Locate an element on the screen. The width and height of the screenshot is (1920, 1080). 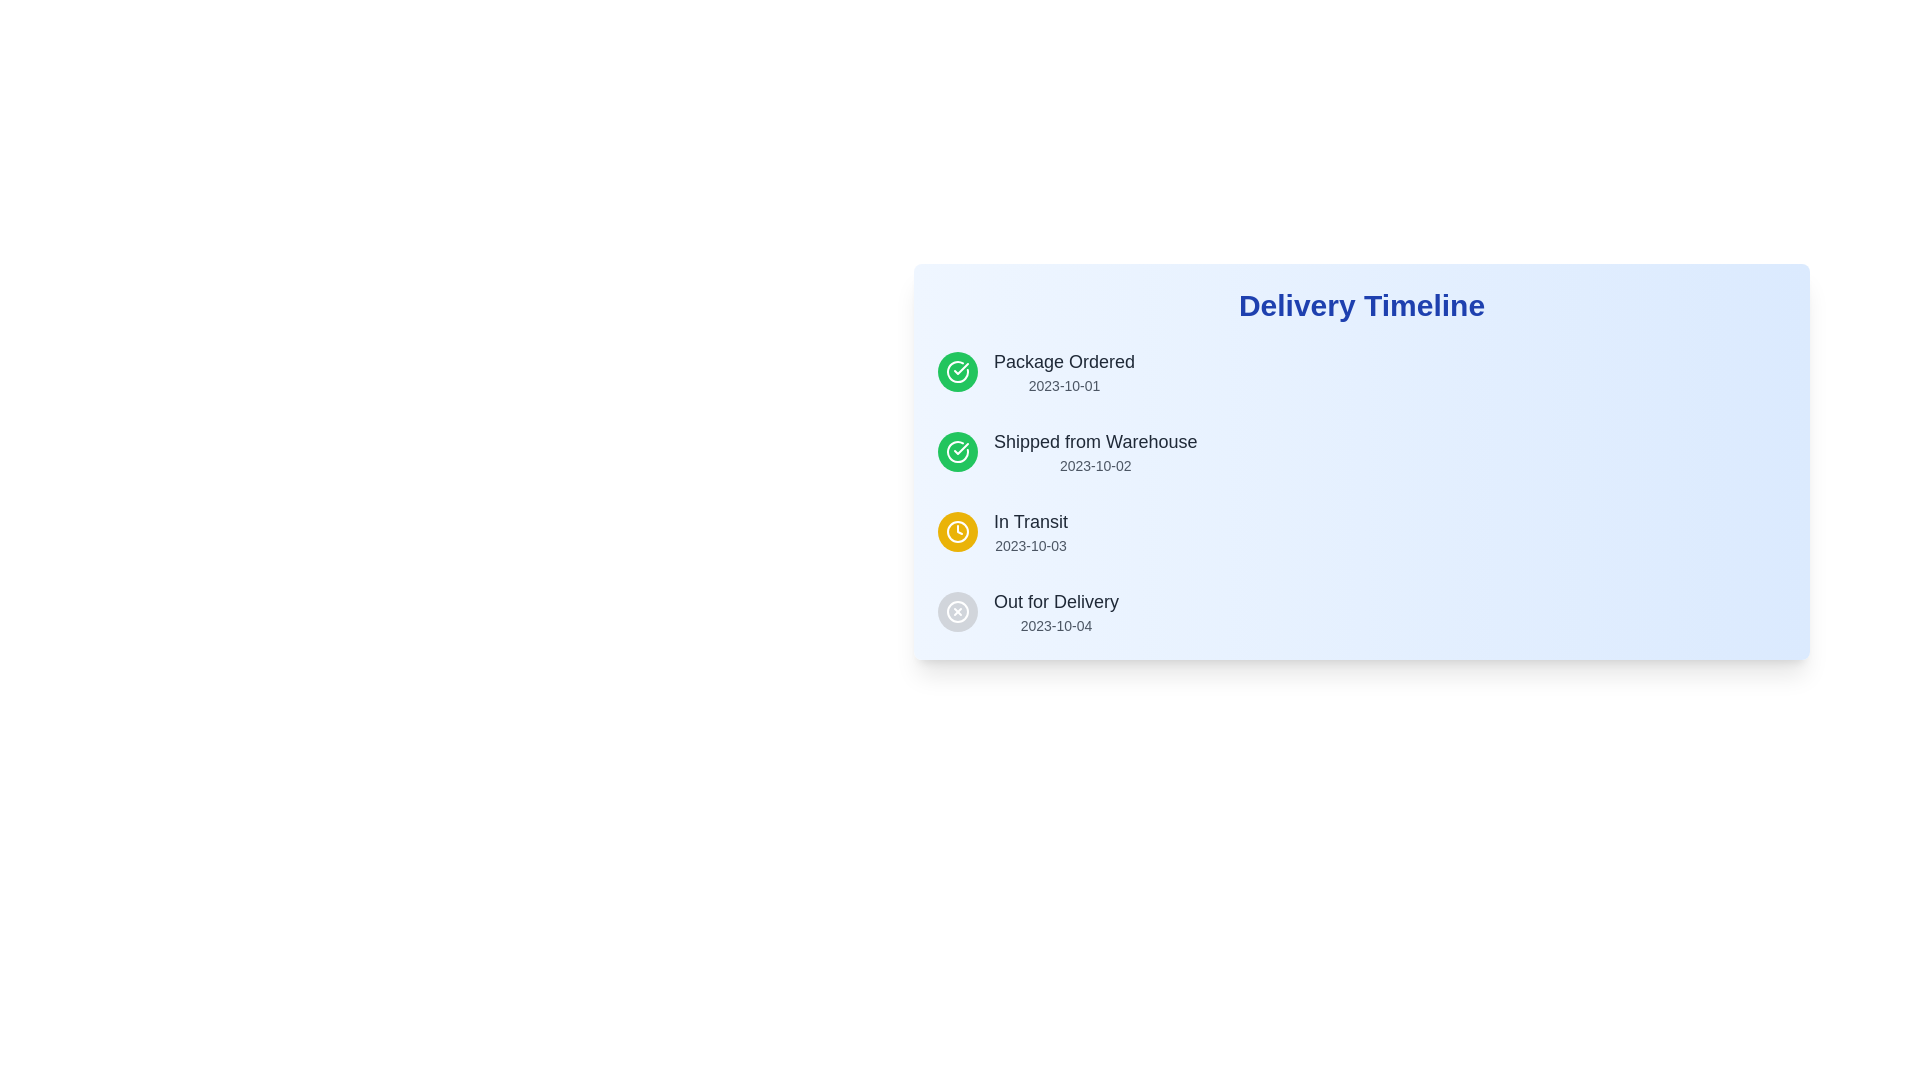
the Status Indicator icon that depicts a circle with an 'X' inside it, located next to the text 'Out for Delivery' and the date '2023-10-04' is located at coordinates (957, 611).